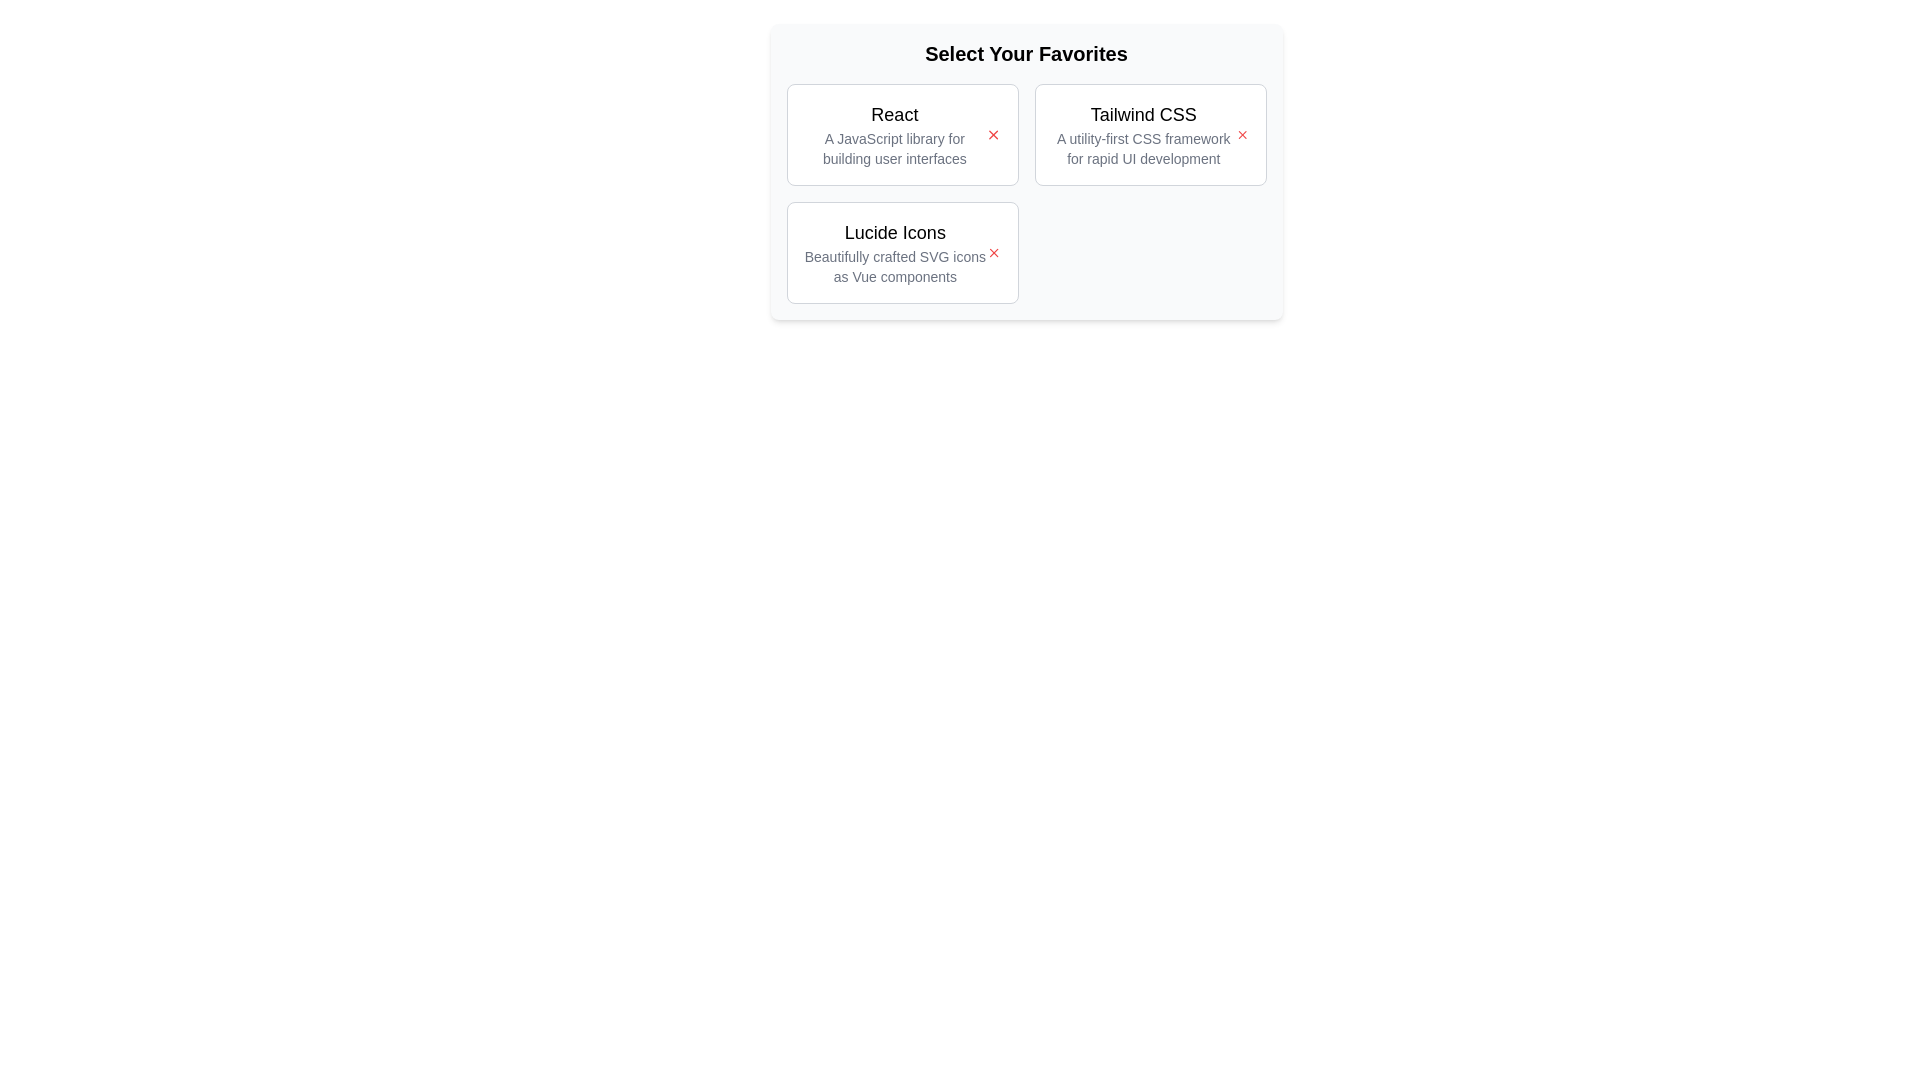 Image resolution: width=1920 pixels, height=1080 pixels. I want to click on the description of the chip labeled React, so click(893, 135).